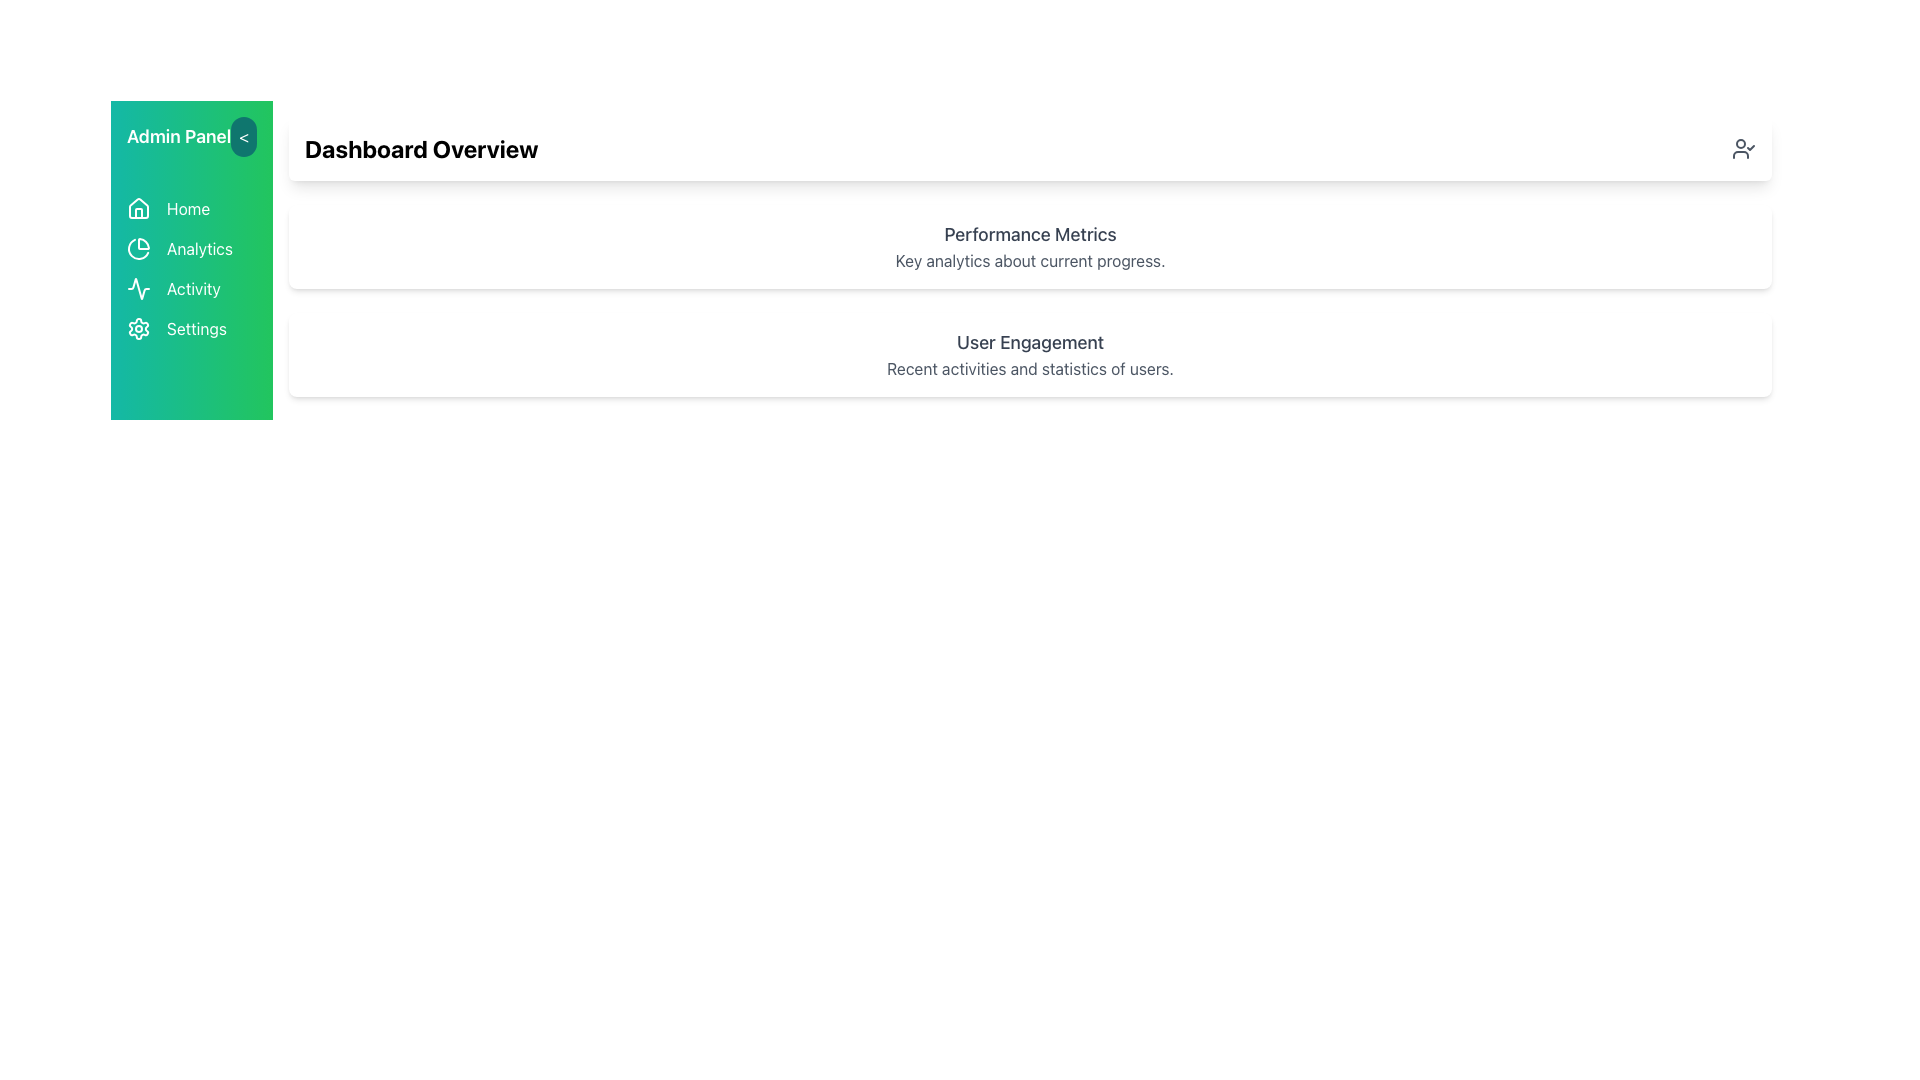 This screenshot has width=1920, height=1080. I want to click on the text block that reads 'Key analytics about current progress.' positioned below the header 'Performance Metrics.', so click(1030, 260).